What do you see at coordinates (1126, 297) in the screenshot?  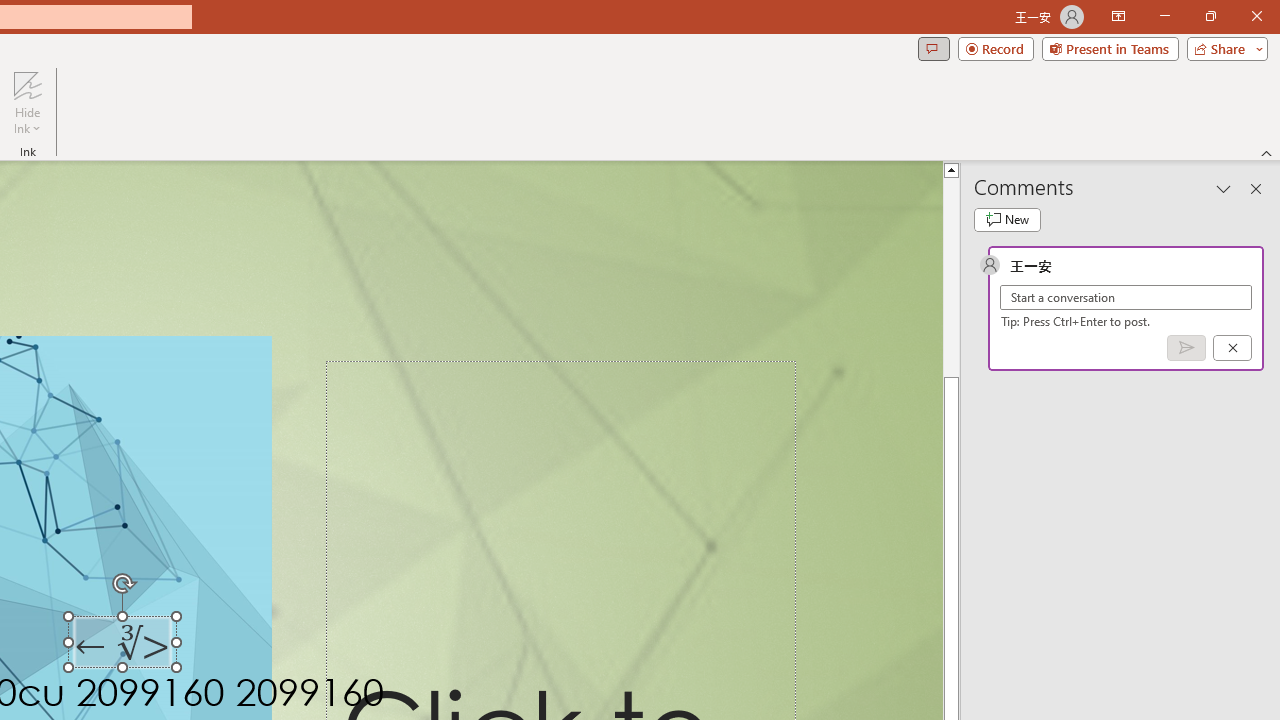 I see `'Start a conversation'` at bounding box center [1126, 297].